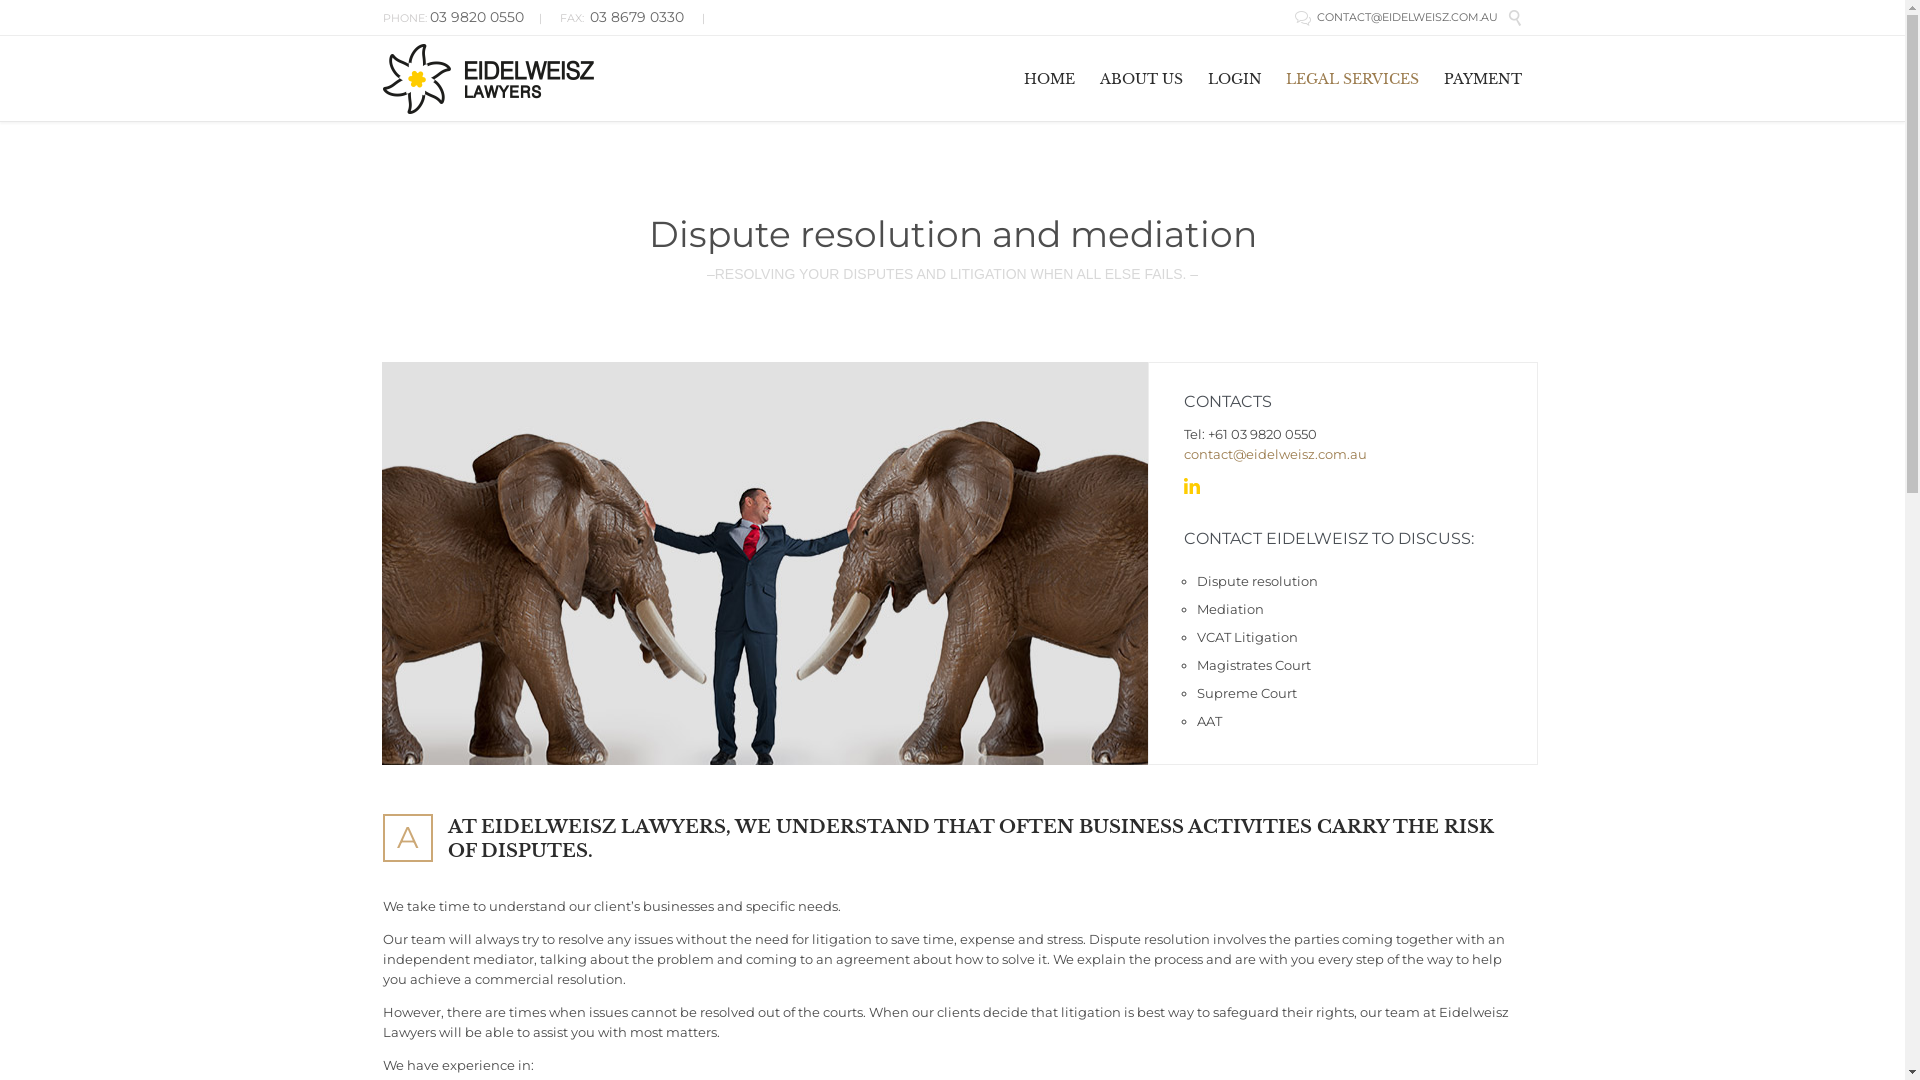 This screenshot has height=1080, width=1920. I want to click on '03 8679 0330', so click(636, 18).